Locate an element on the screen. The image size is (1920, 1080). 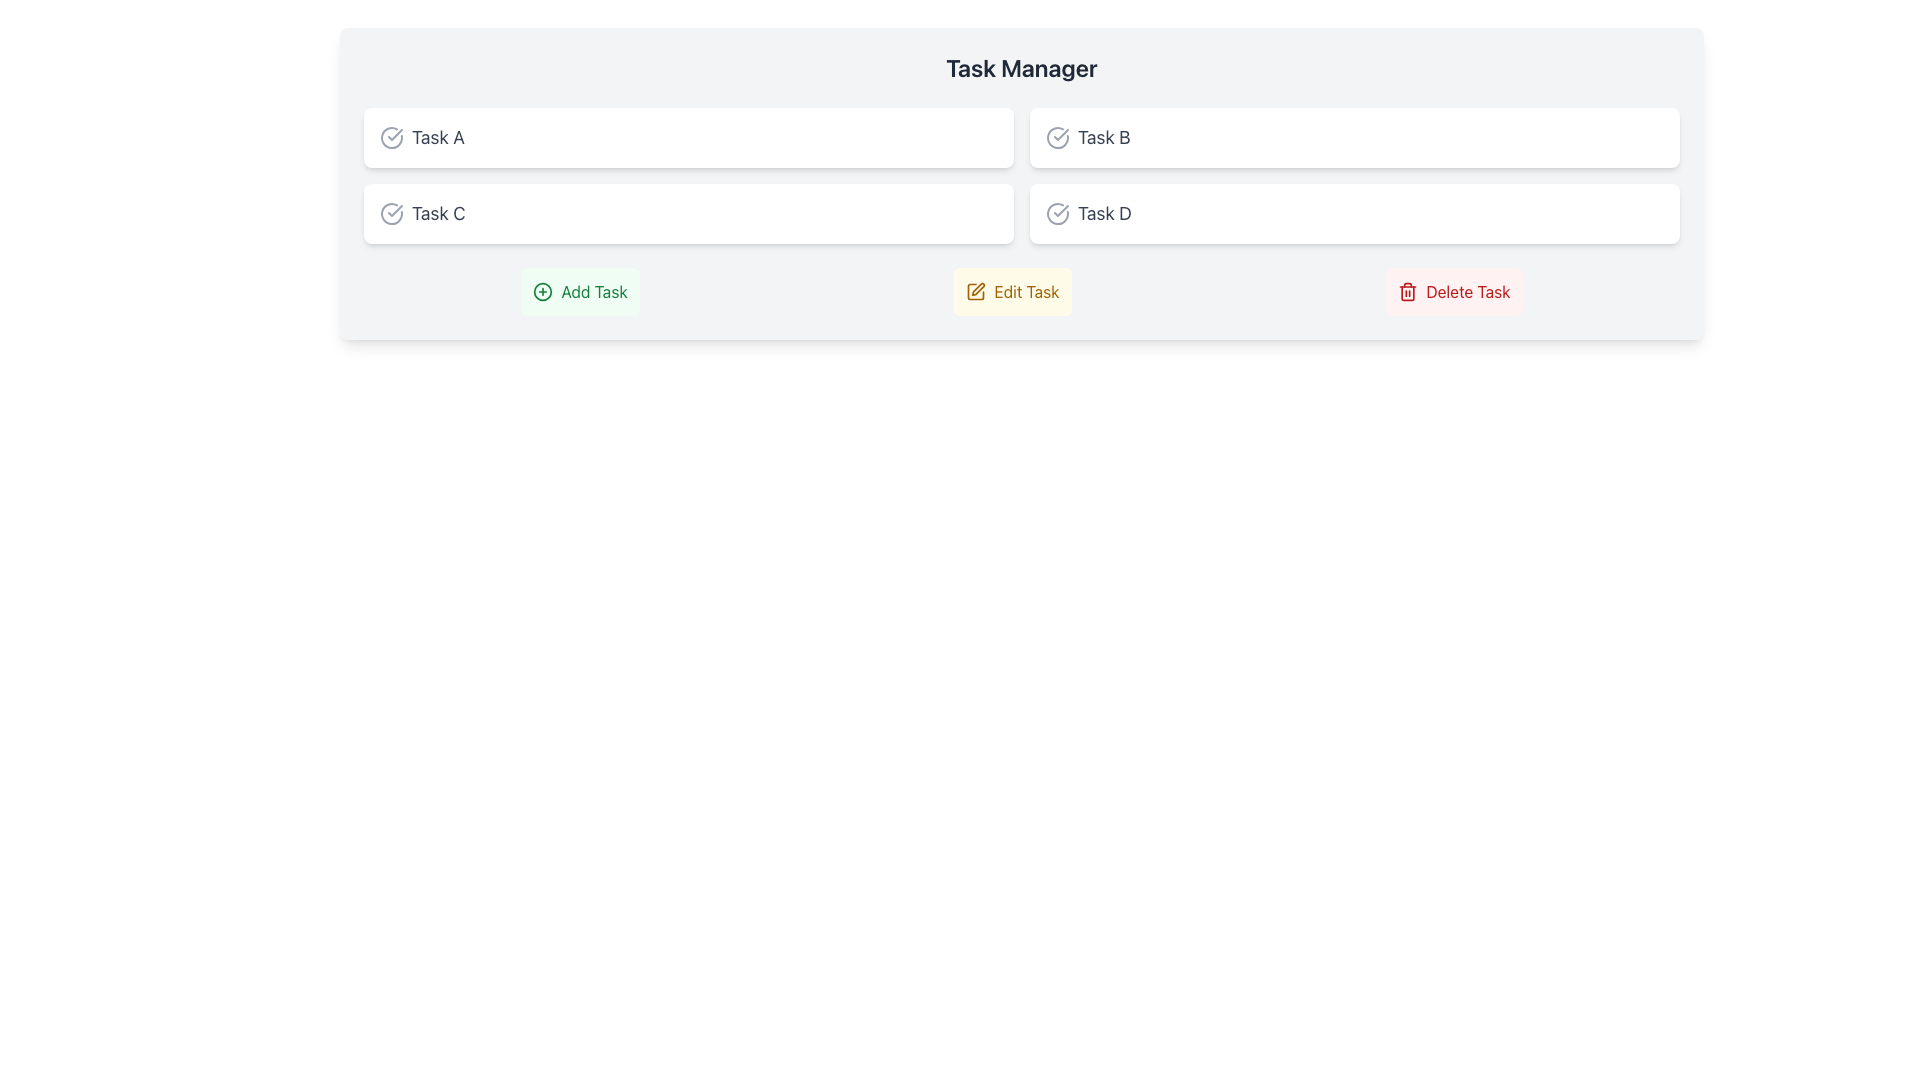
the 'Add Task' textual label within the green button is located at coordinates (593, 292).